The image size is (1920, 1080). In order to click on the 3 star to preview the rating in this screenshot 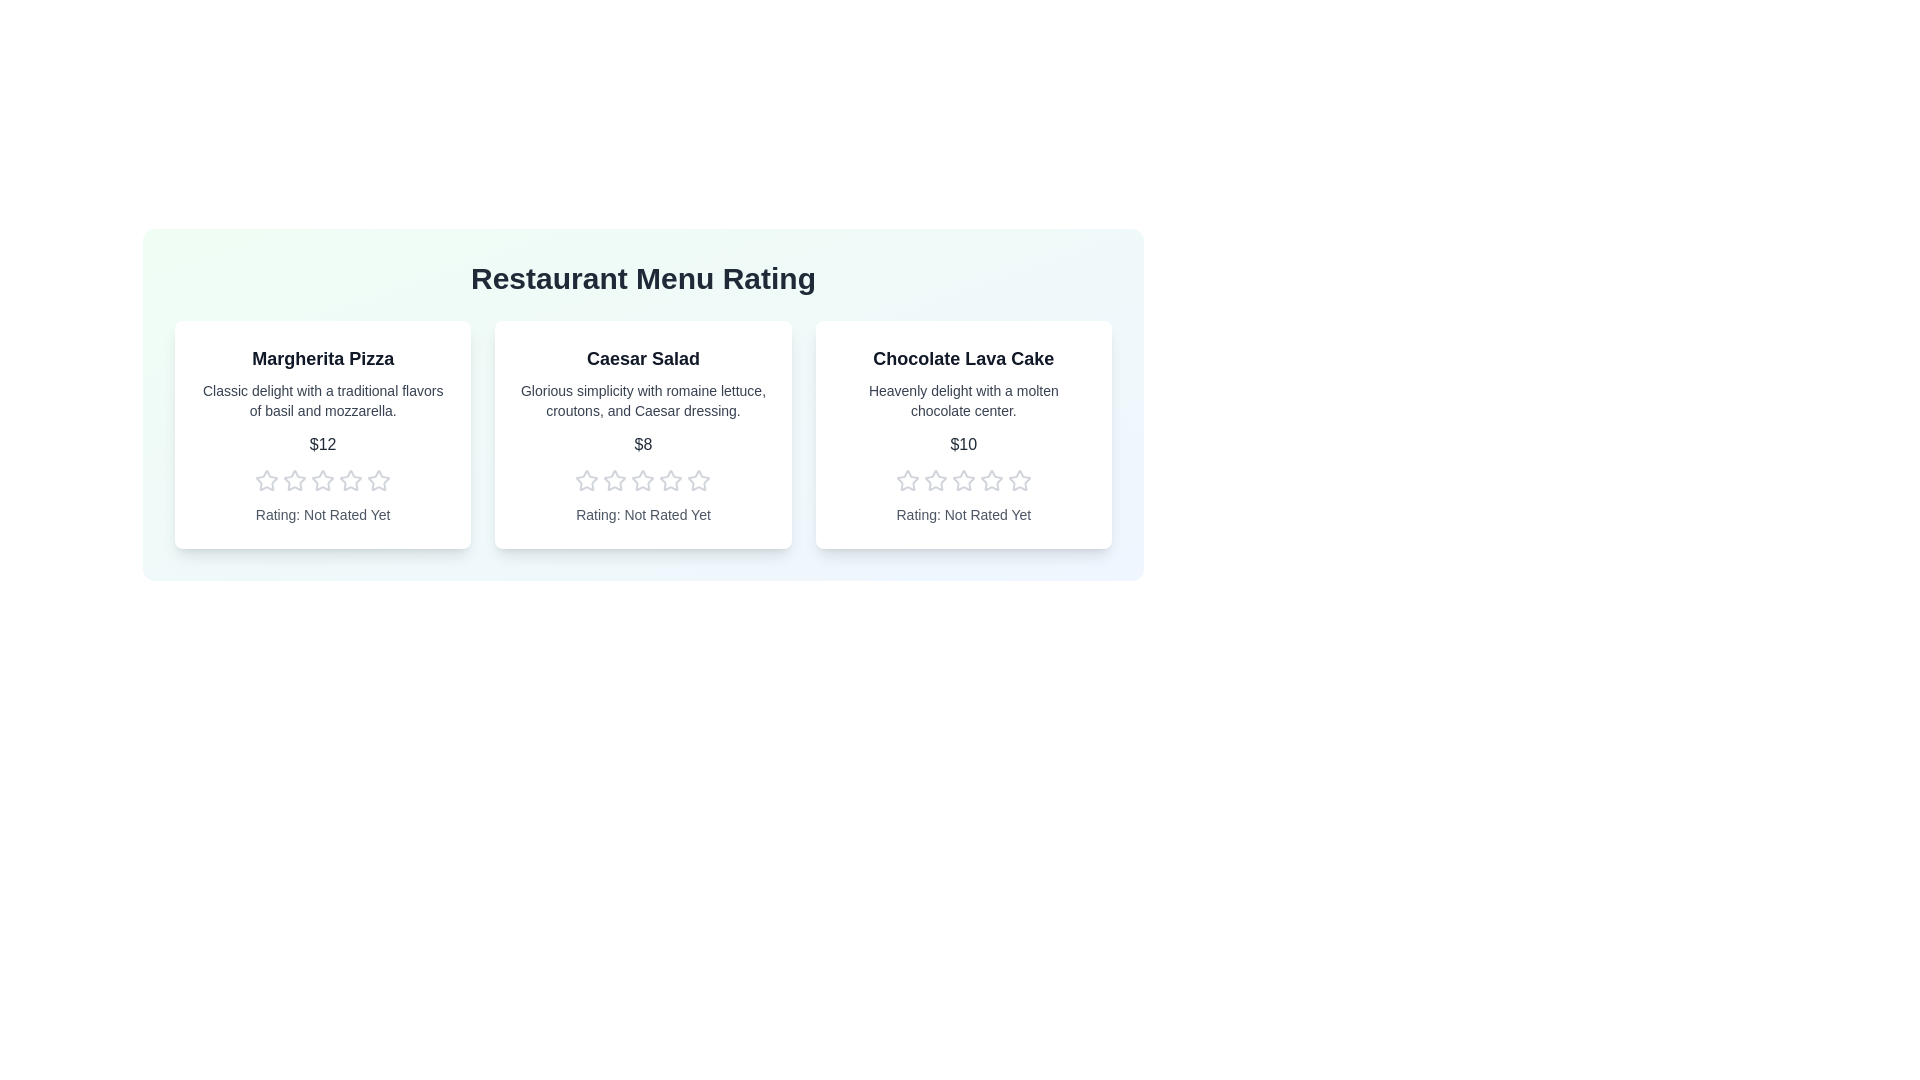, I will do `click(323, 481)`.